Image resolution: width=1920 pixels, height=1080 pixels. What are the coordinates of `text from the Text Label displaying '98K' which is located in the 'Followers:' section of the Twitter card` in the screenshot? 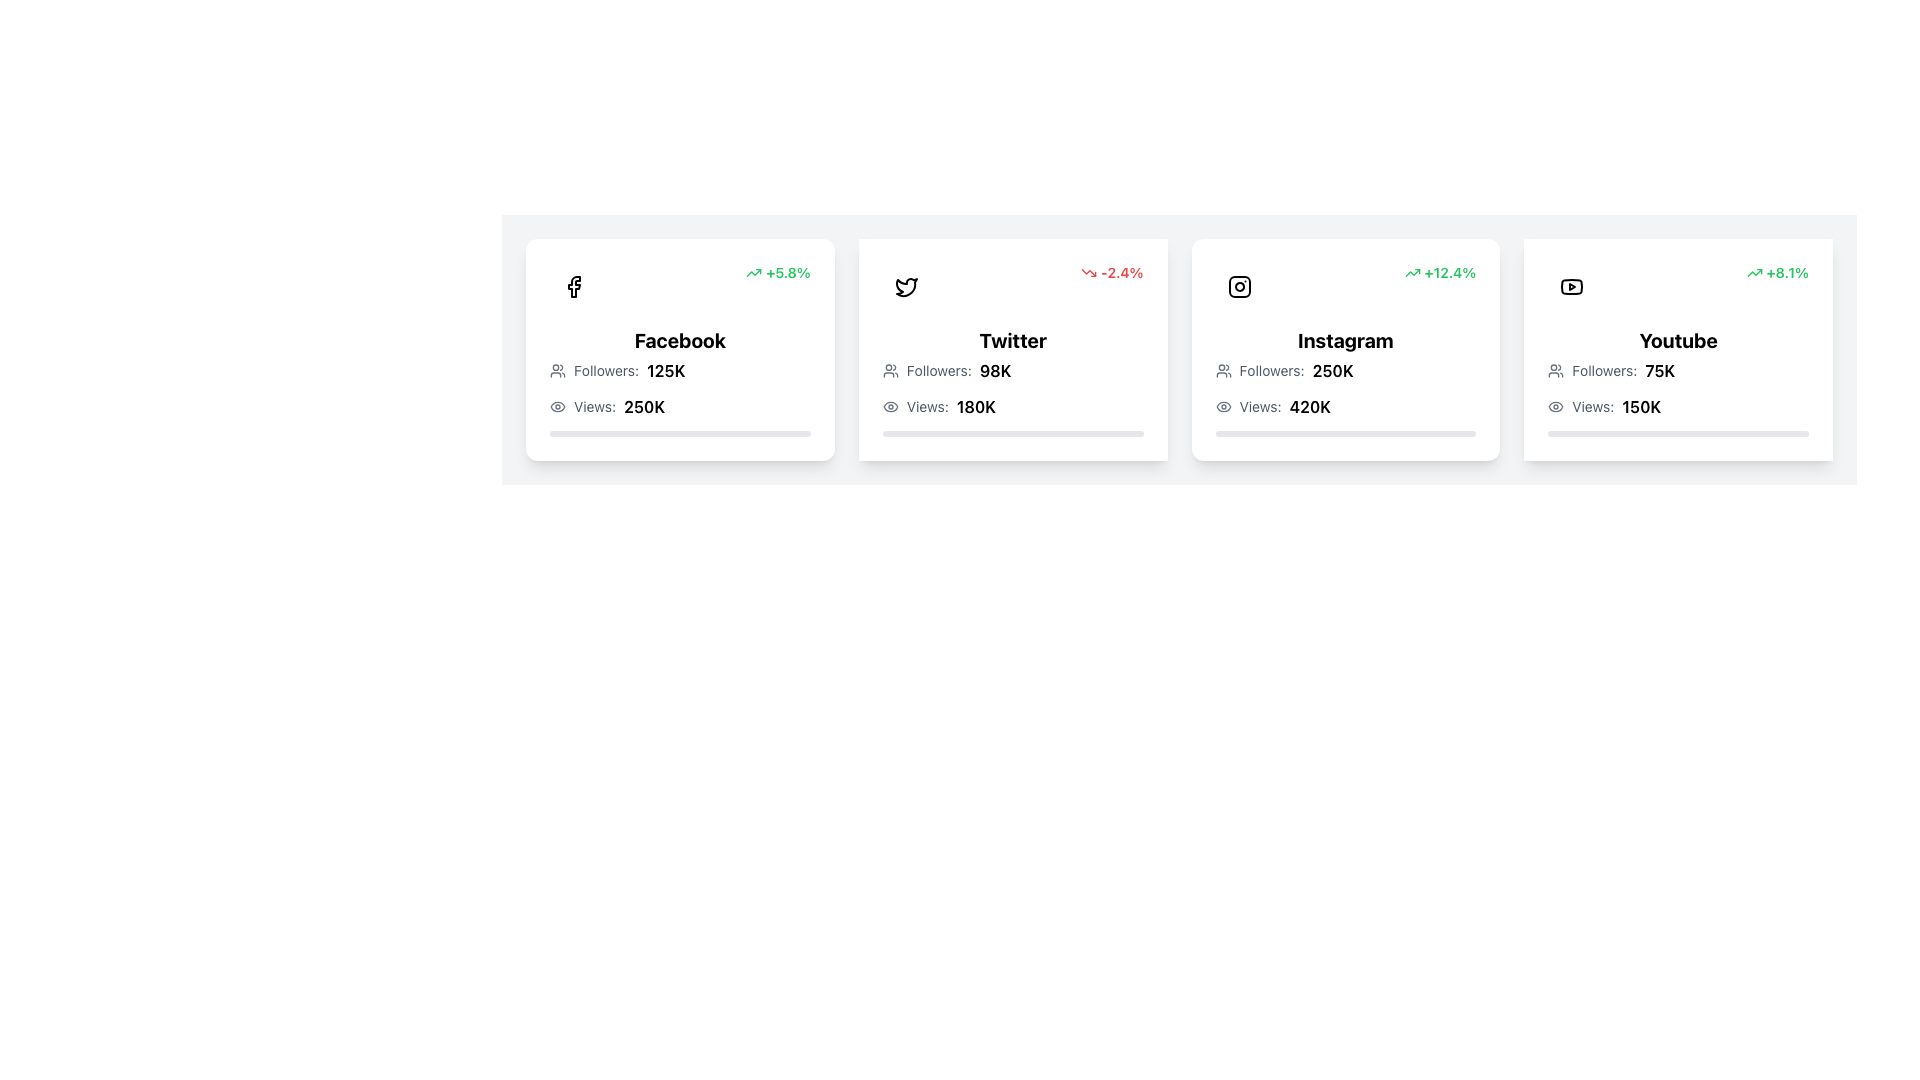 It's located at (995, 370).